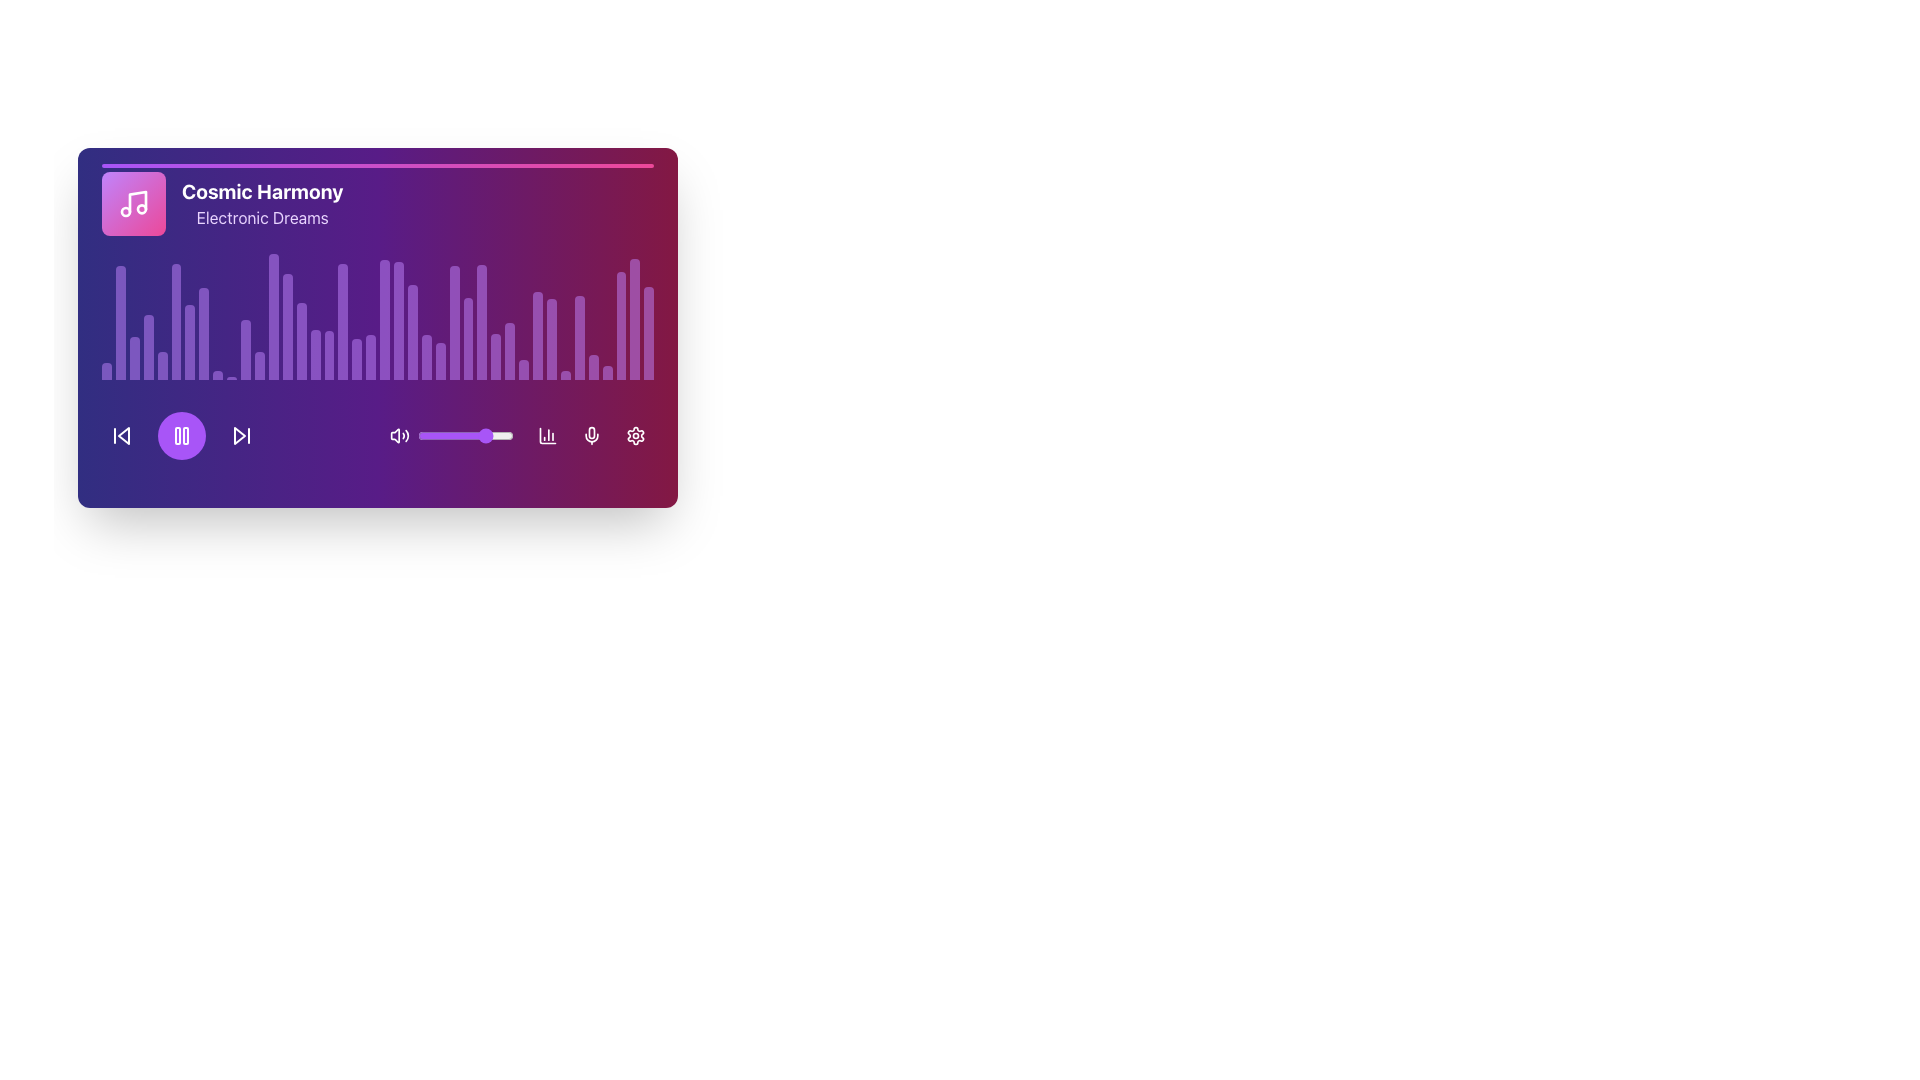  I want to click on the skip-back button located at the bottom-left corner of the music player interface, so click(120, 434).